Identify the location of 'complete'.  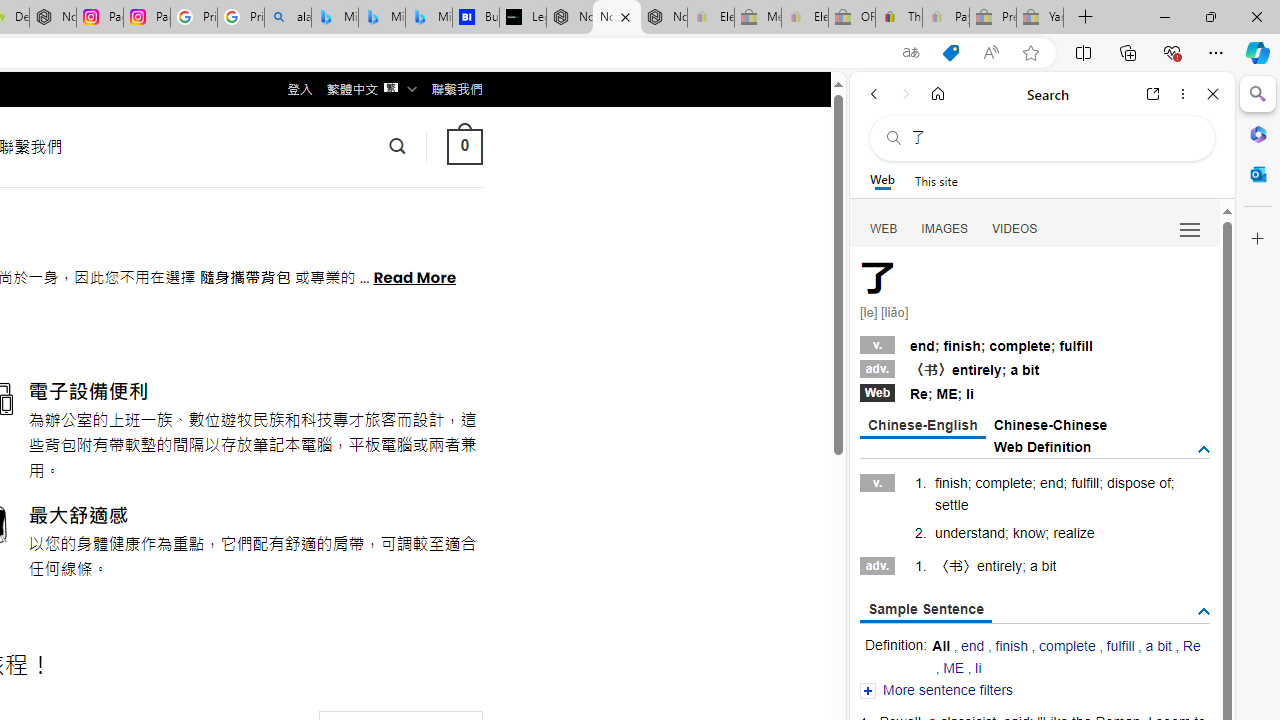
(1065, 645).